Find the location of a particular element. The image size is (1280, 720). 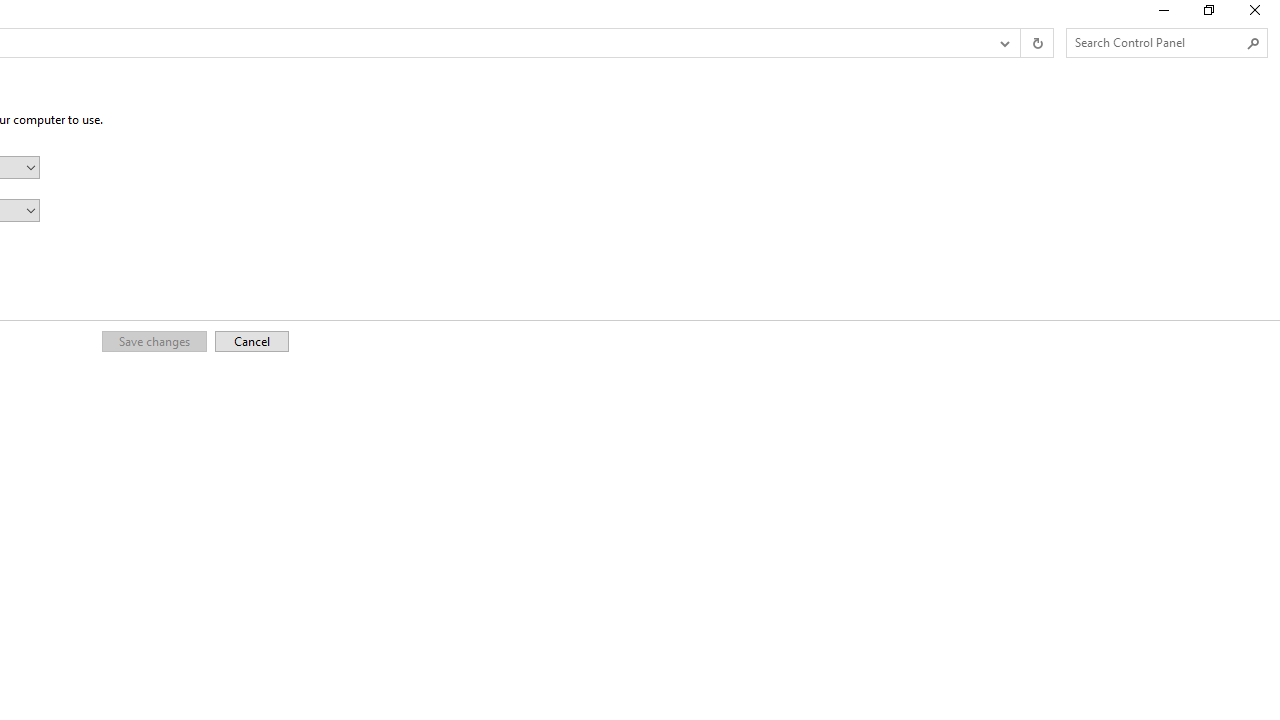

'Minimize' is located at coordinates (1162, 15).